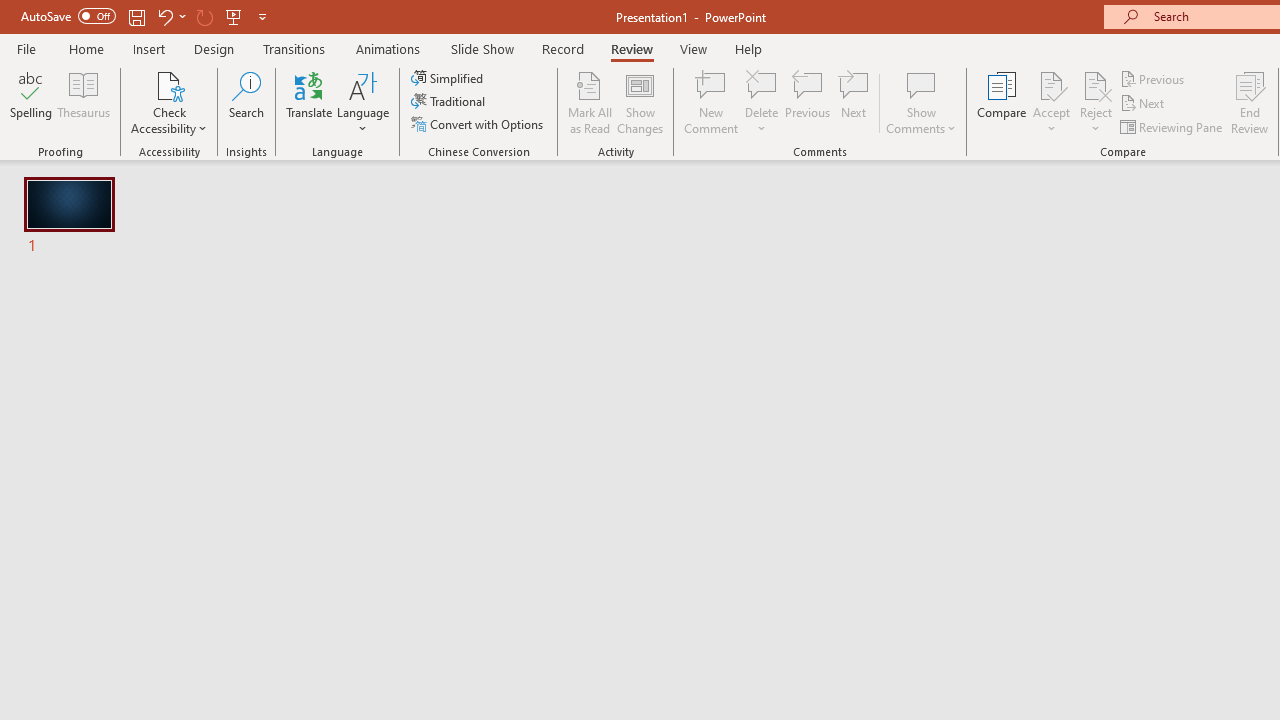 The image size is (1280, 720). What do you see at coordinates (711, 103) in the screenshot?
I see `'New Comment'` at bounding box center [711, 103].